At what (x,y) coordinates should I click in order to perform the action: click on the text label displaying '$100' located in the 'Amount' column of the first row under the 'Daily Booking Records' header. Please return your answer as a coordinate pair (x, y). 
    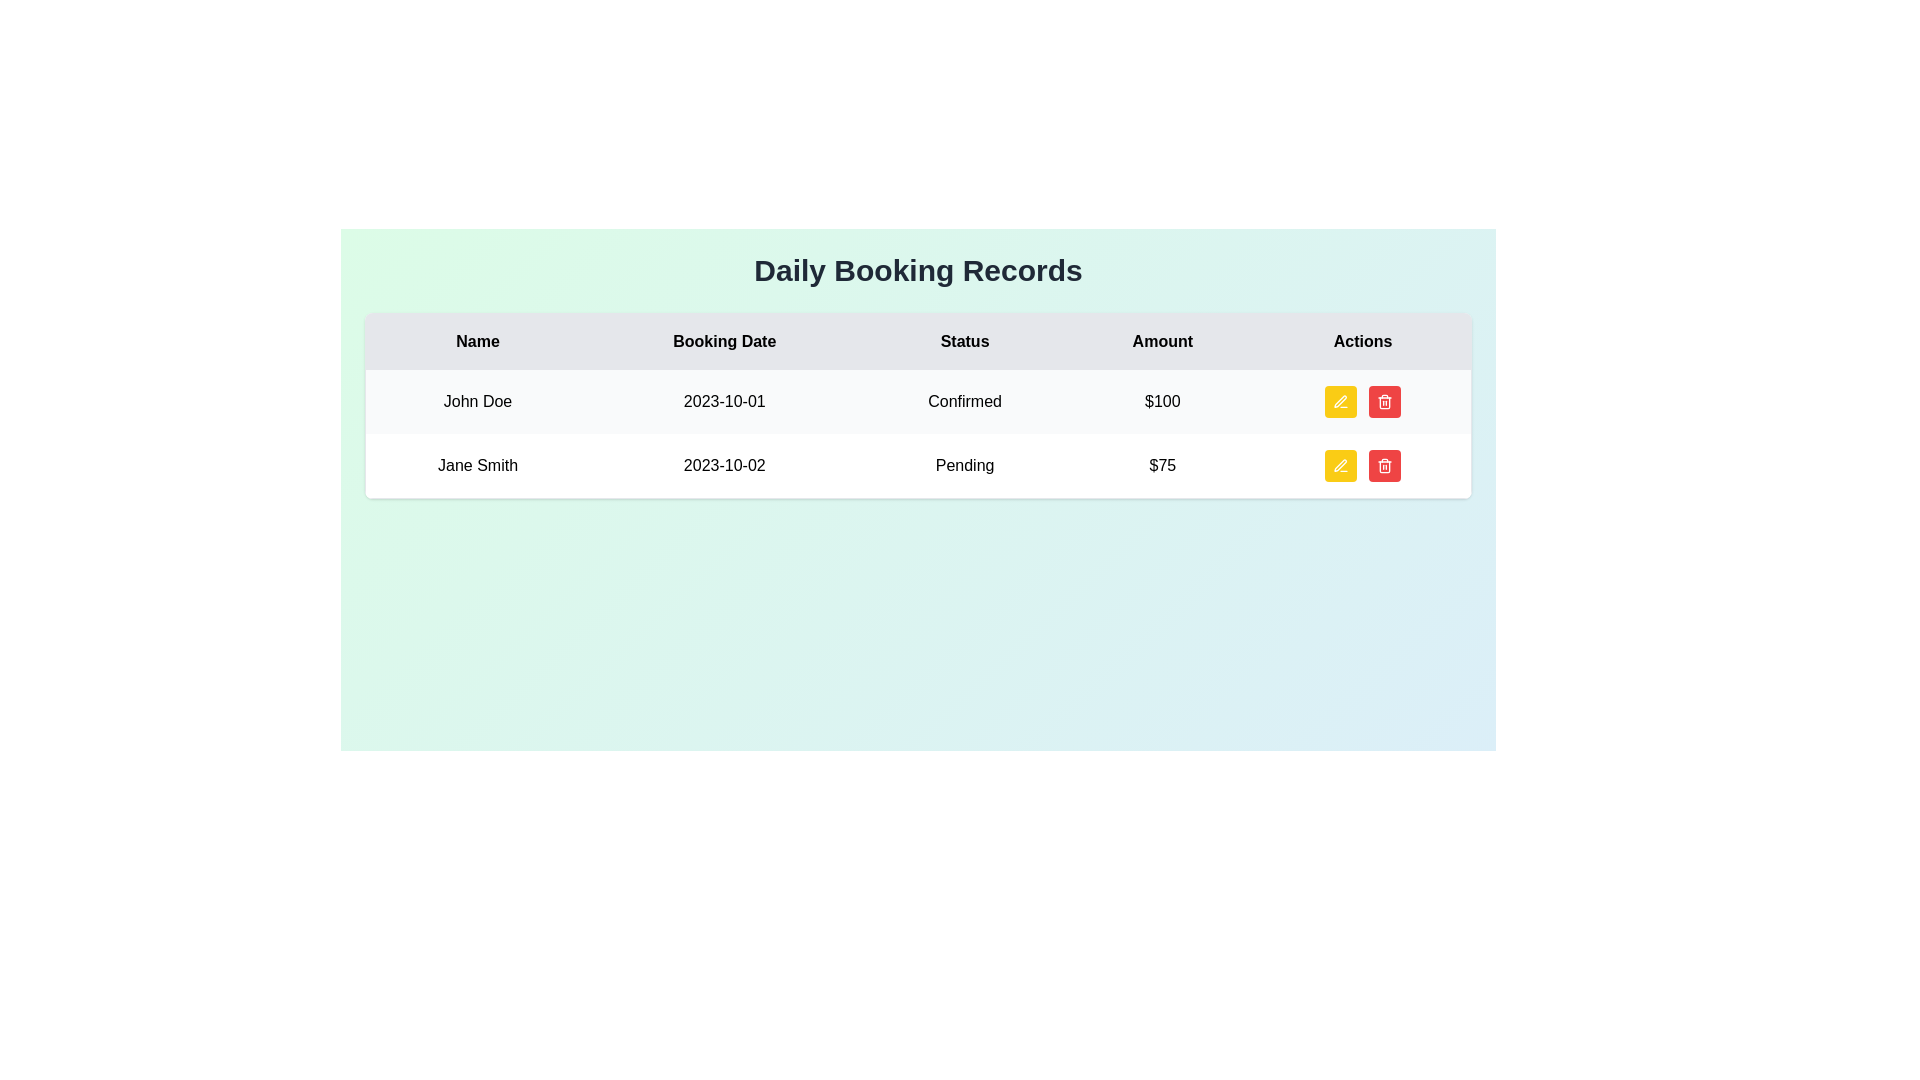
    Looking at the image, I should click on (1162, 401).